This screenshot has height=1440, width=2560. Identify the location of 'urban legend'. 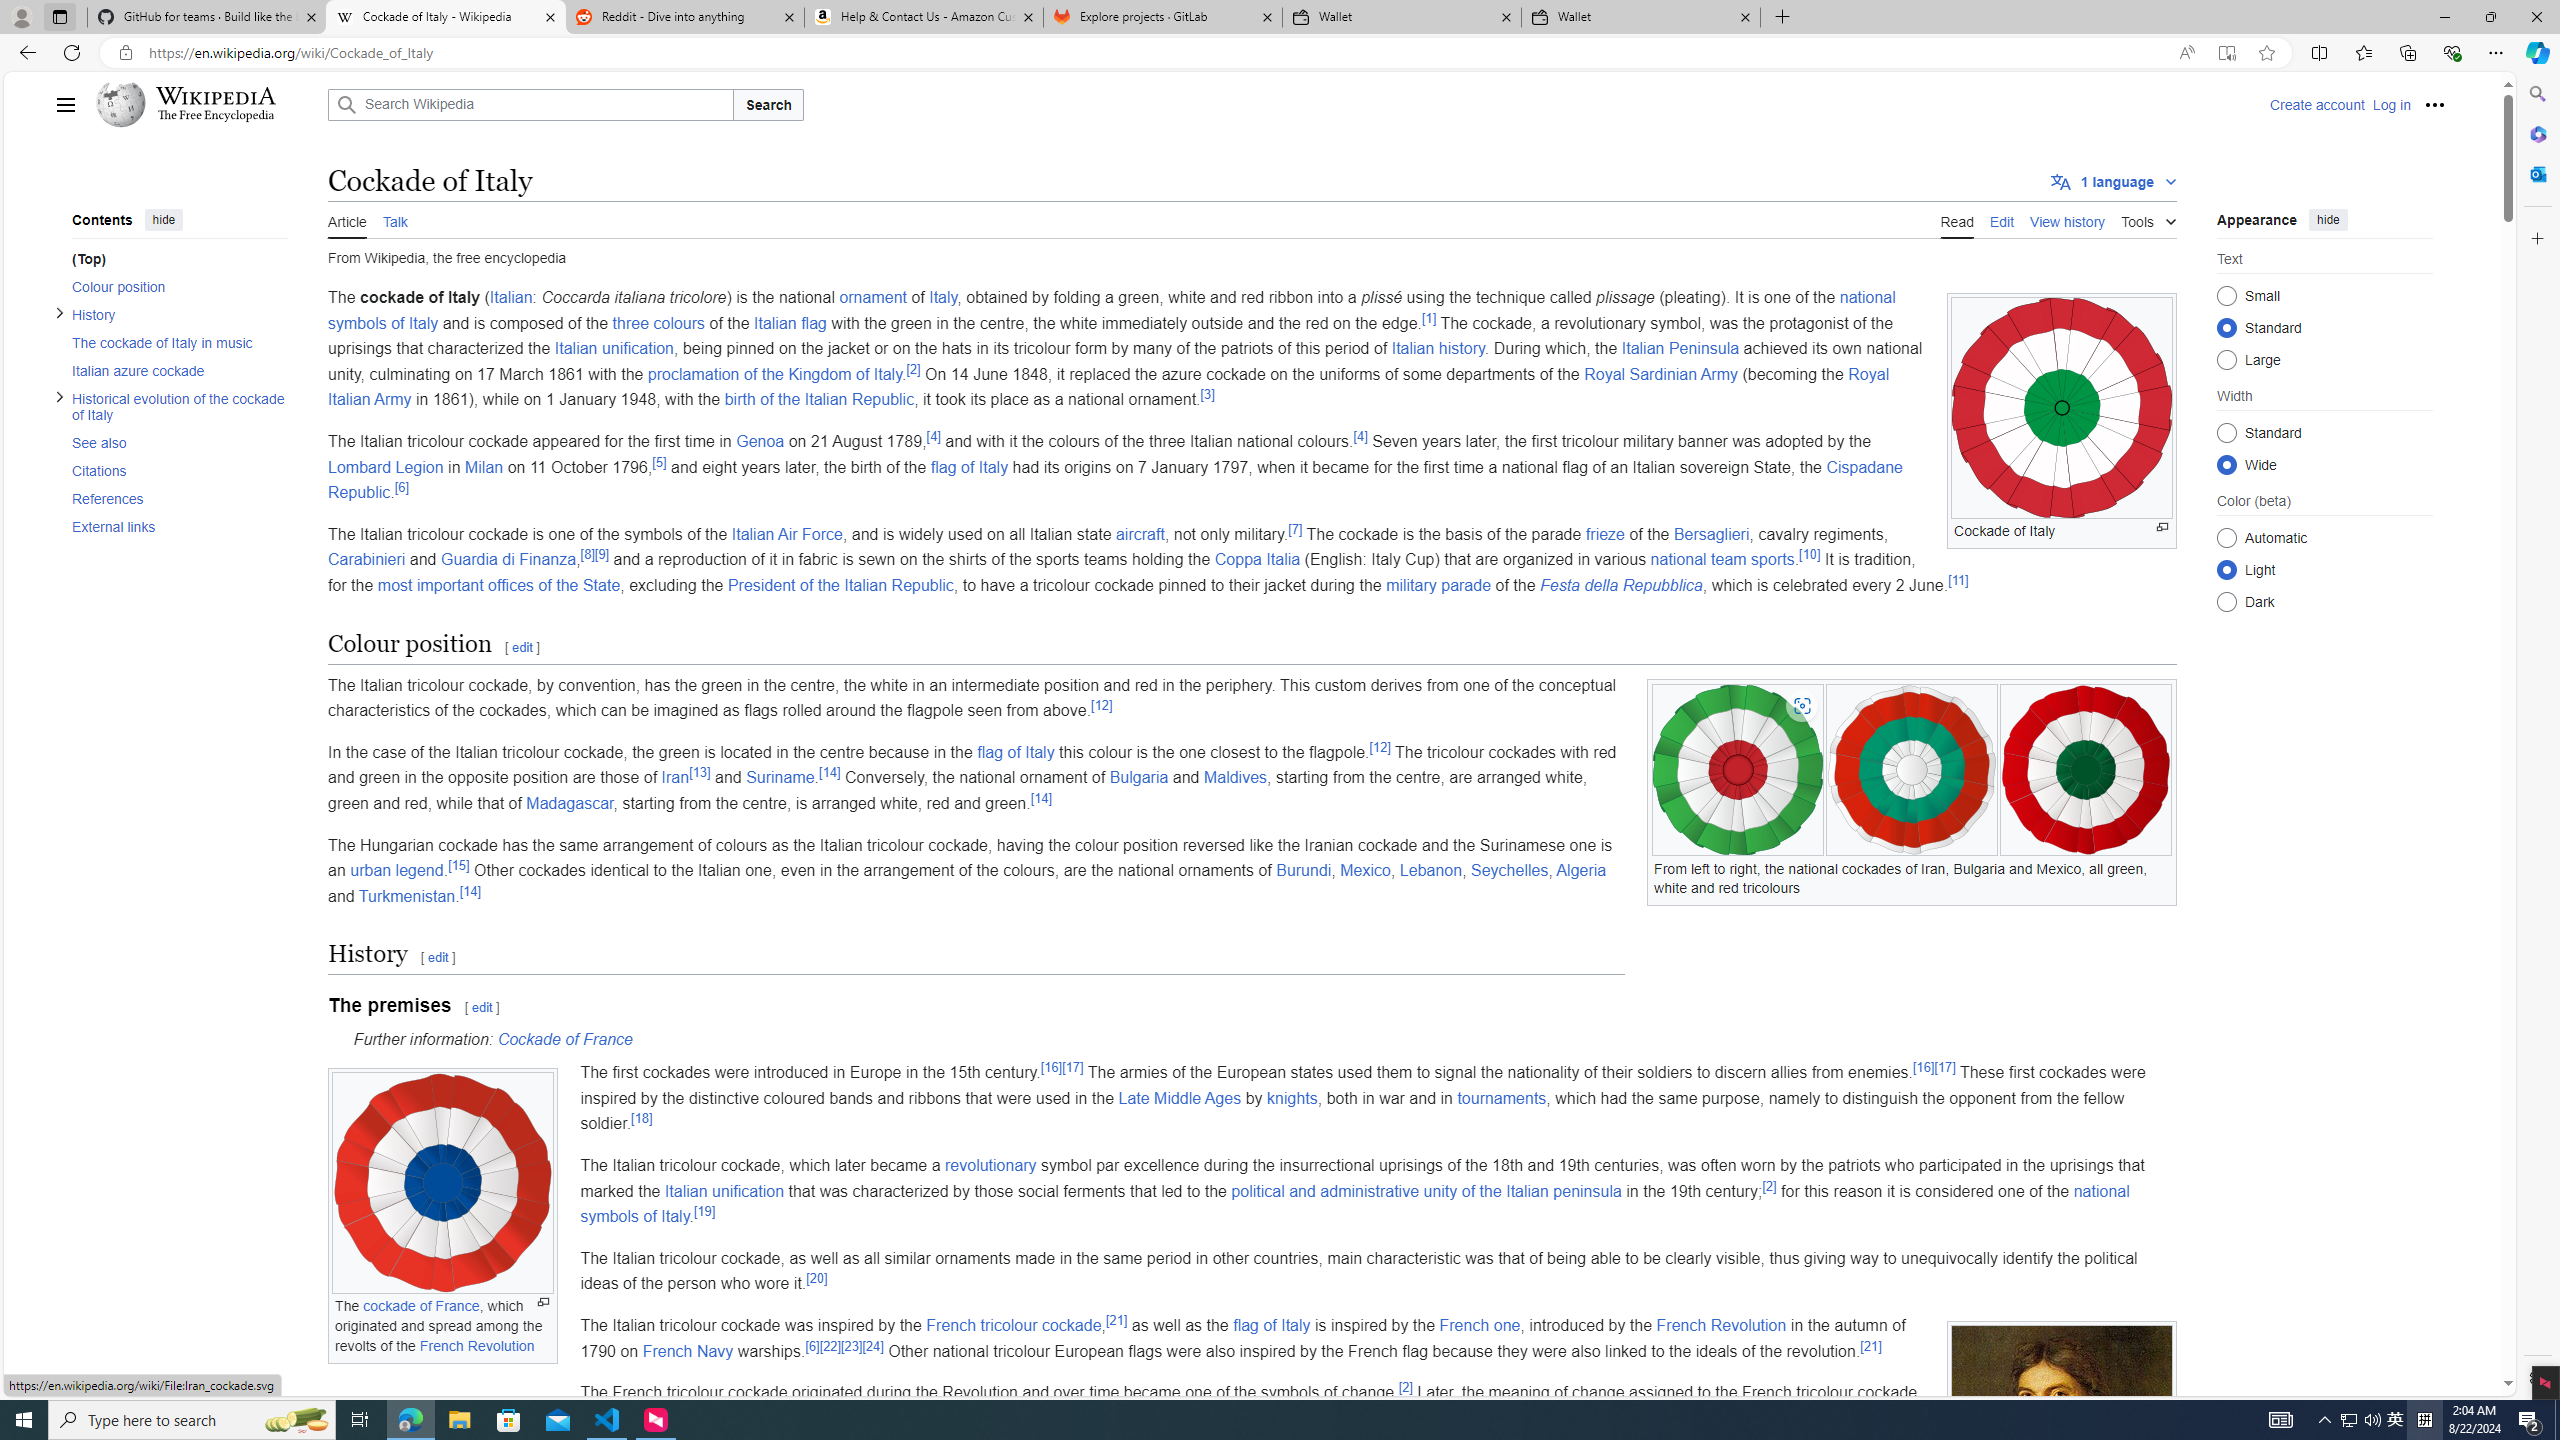
(395, 870).